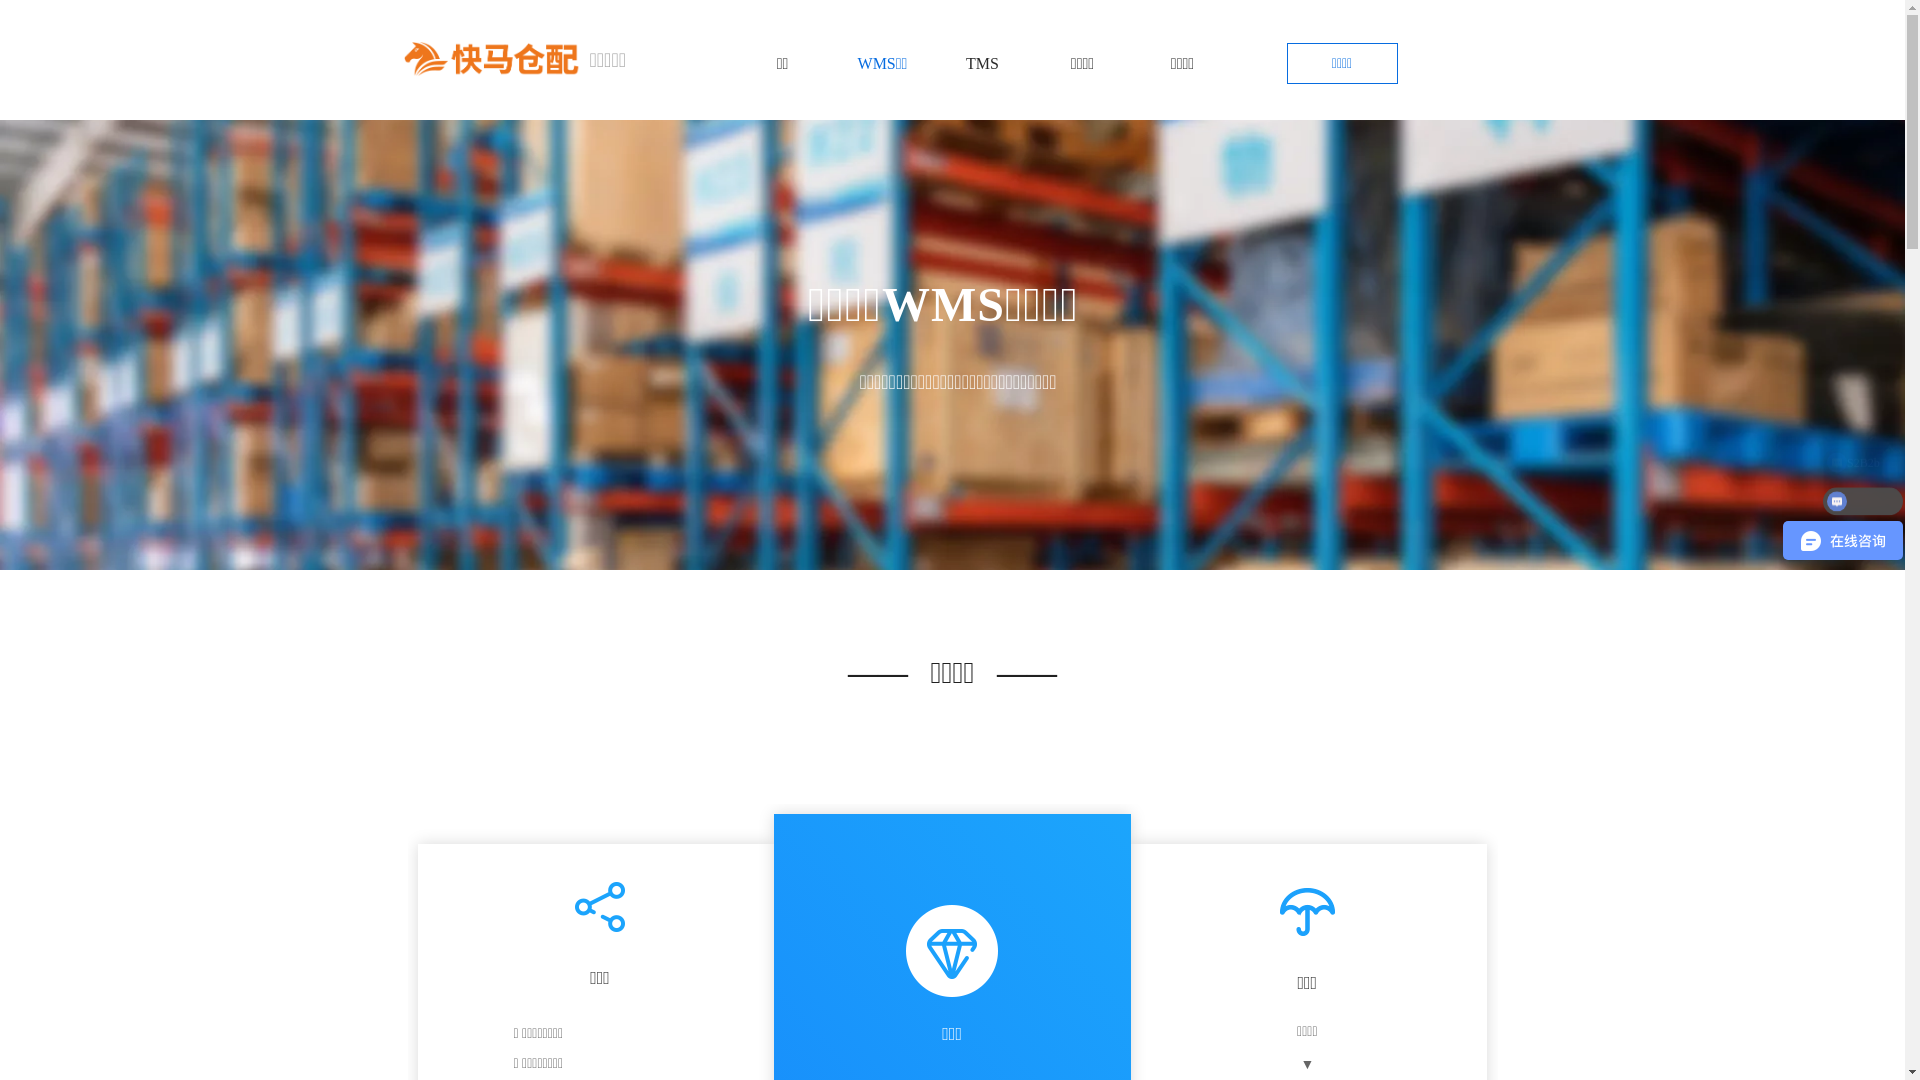  I want to click on 'TMS', so click(982, 63).